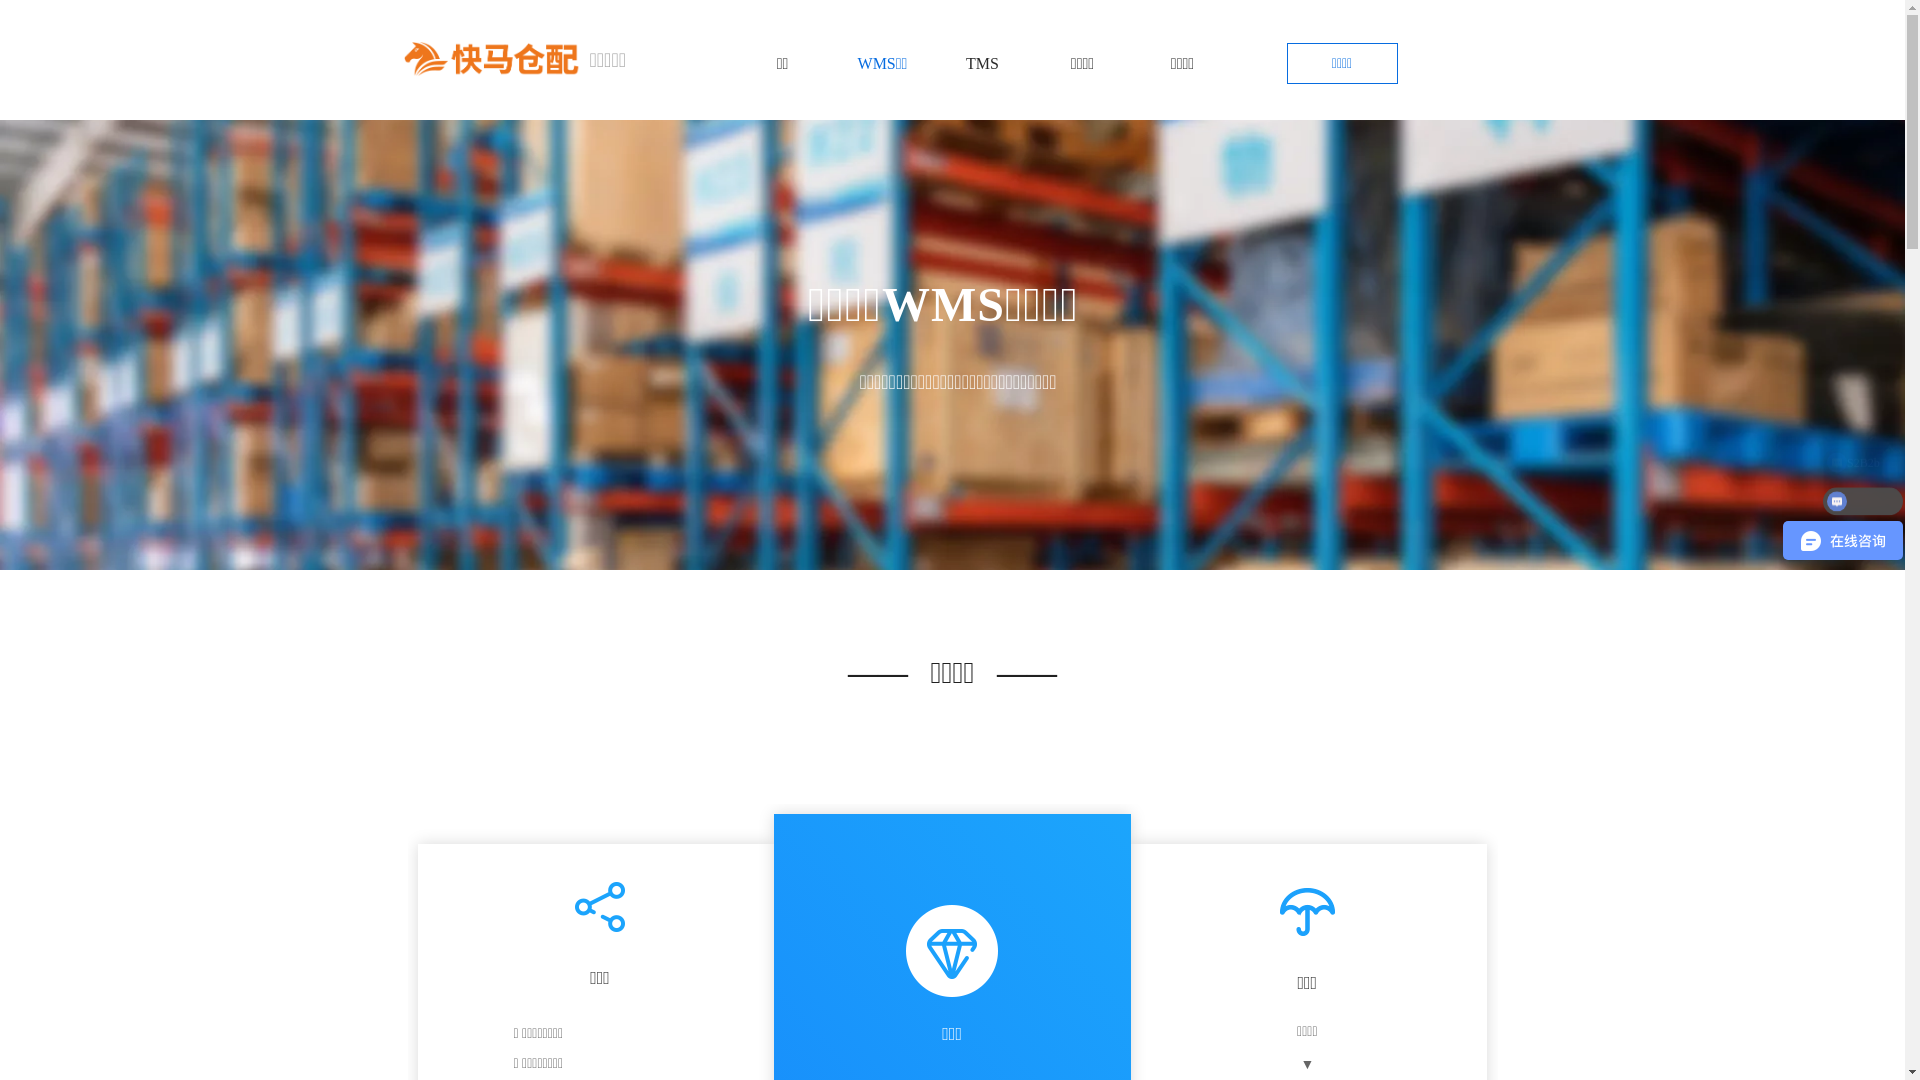  I want to click on 'TMS', so click(982, 63).